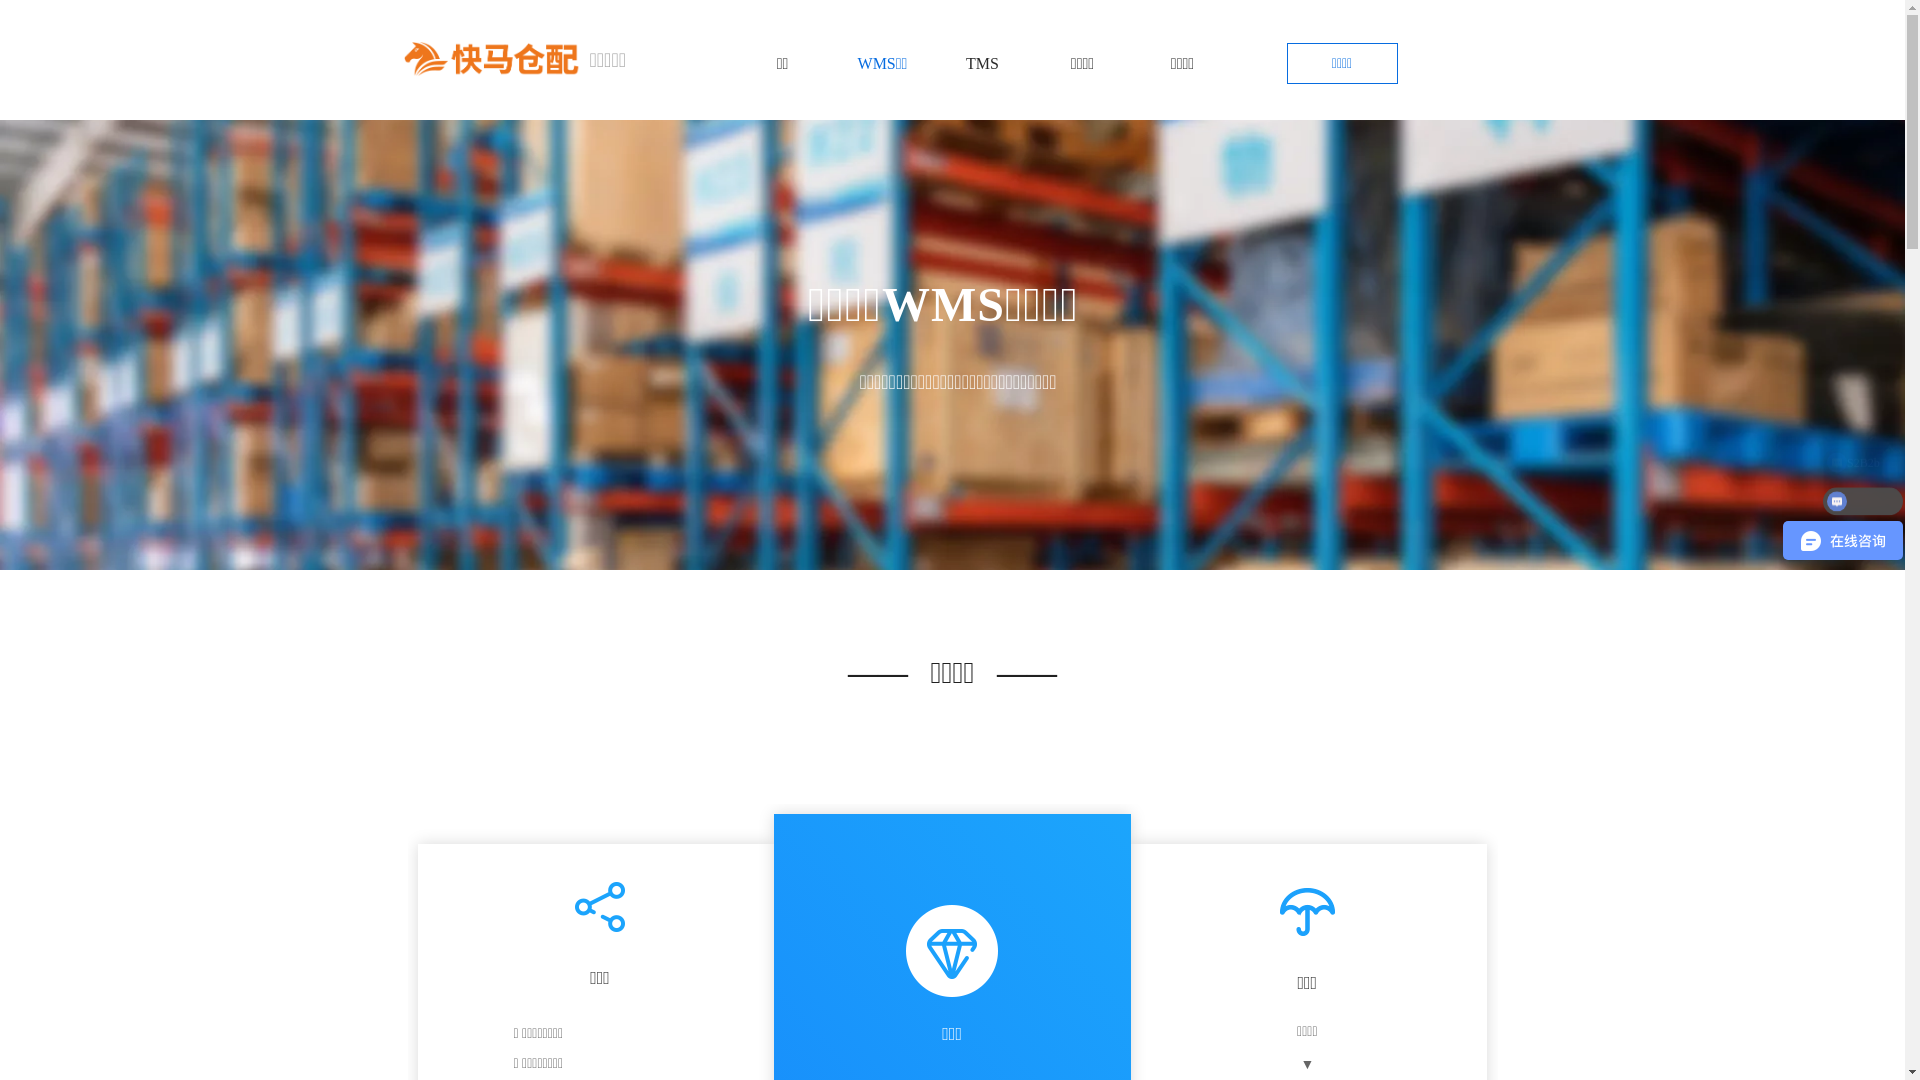  I want to click on 'TMS', so click(982, 63).